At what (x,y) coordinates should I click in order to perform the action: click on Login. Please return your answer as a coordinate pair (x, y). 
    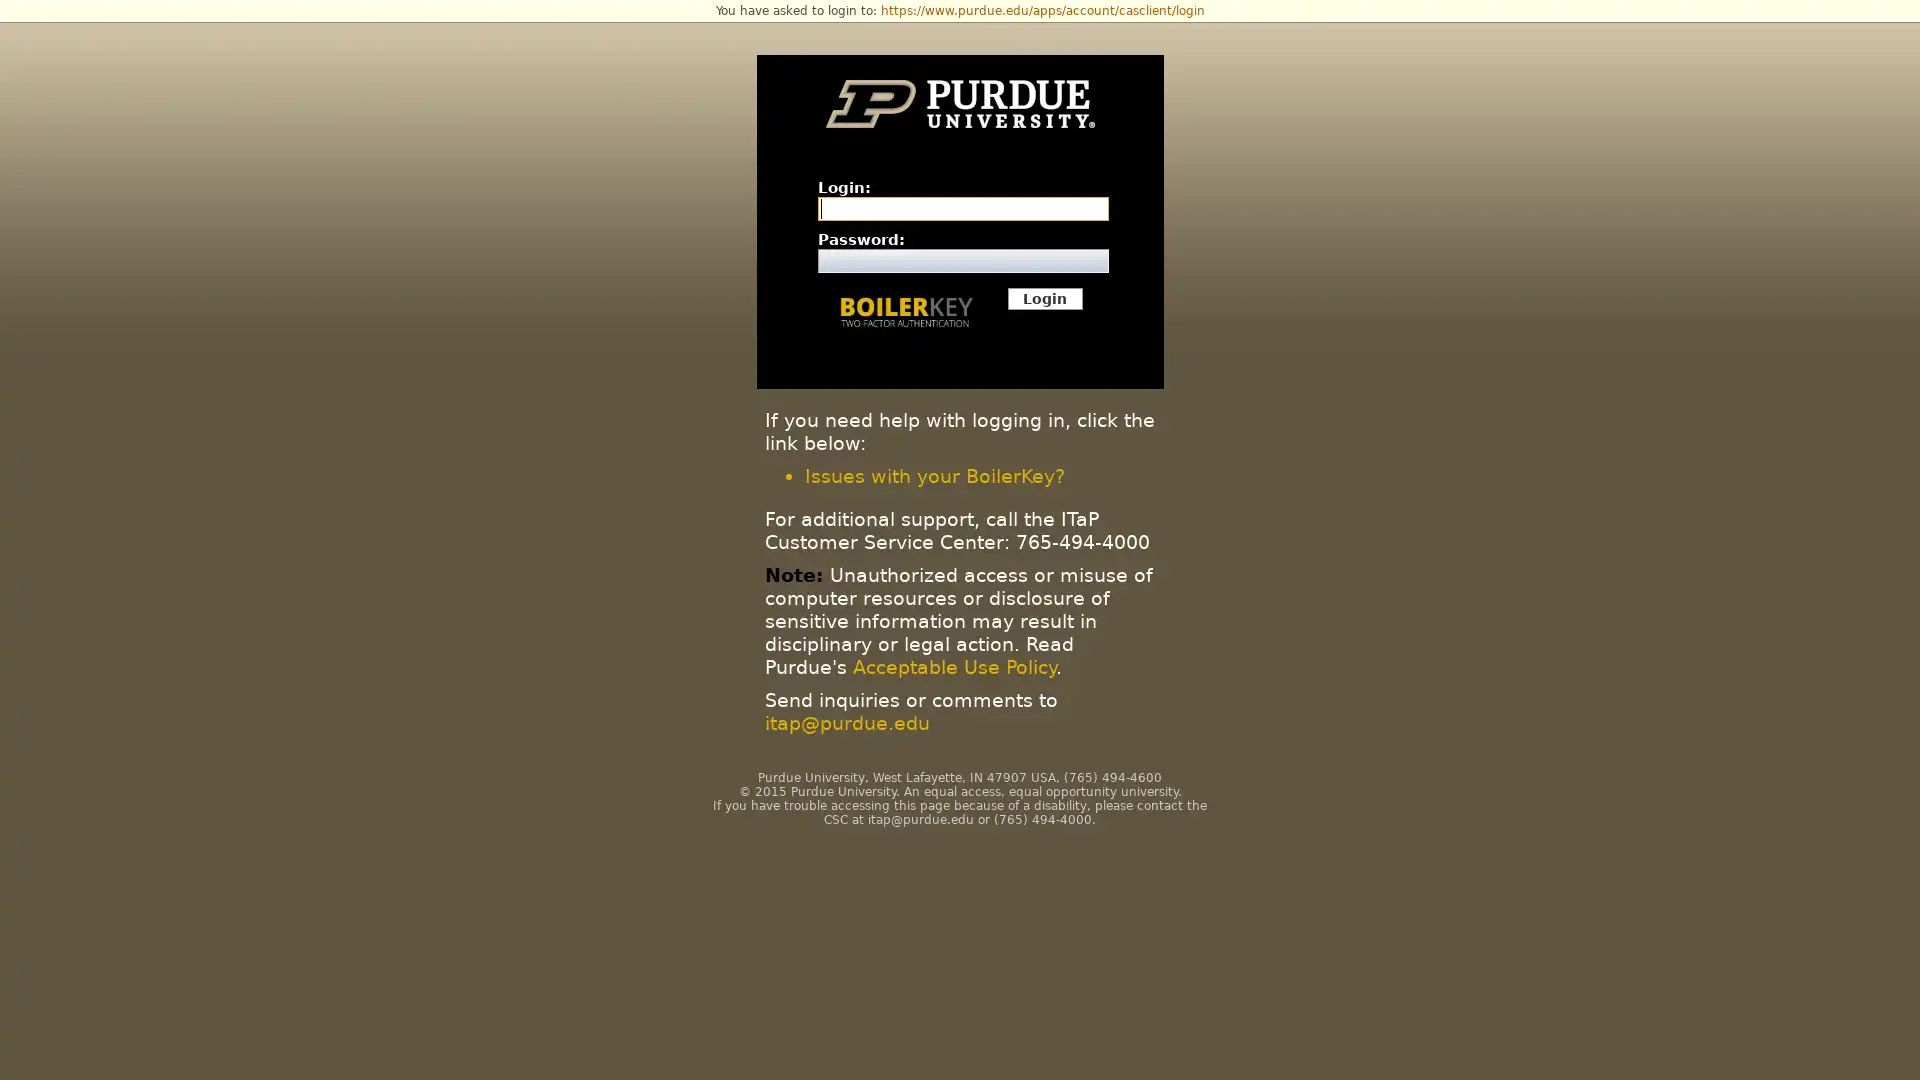
    Looking at the image, I should click on (1043, 299).